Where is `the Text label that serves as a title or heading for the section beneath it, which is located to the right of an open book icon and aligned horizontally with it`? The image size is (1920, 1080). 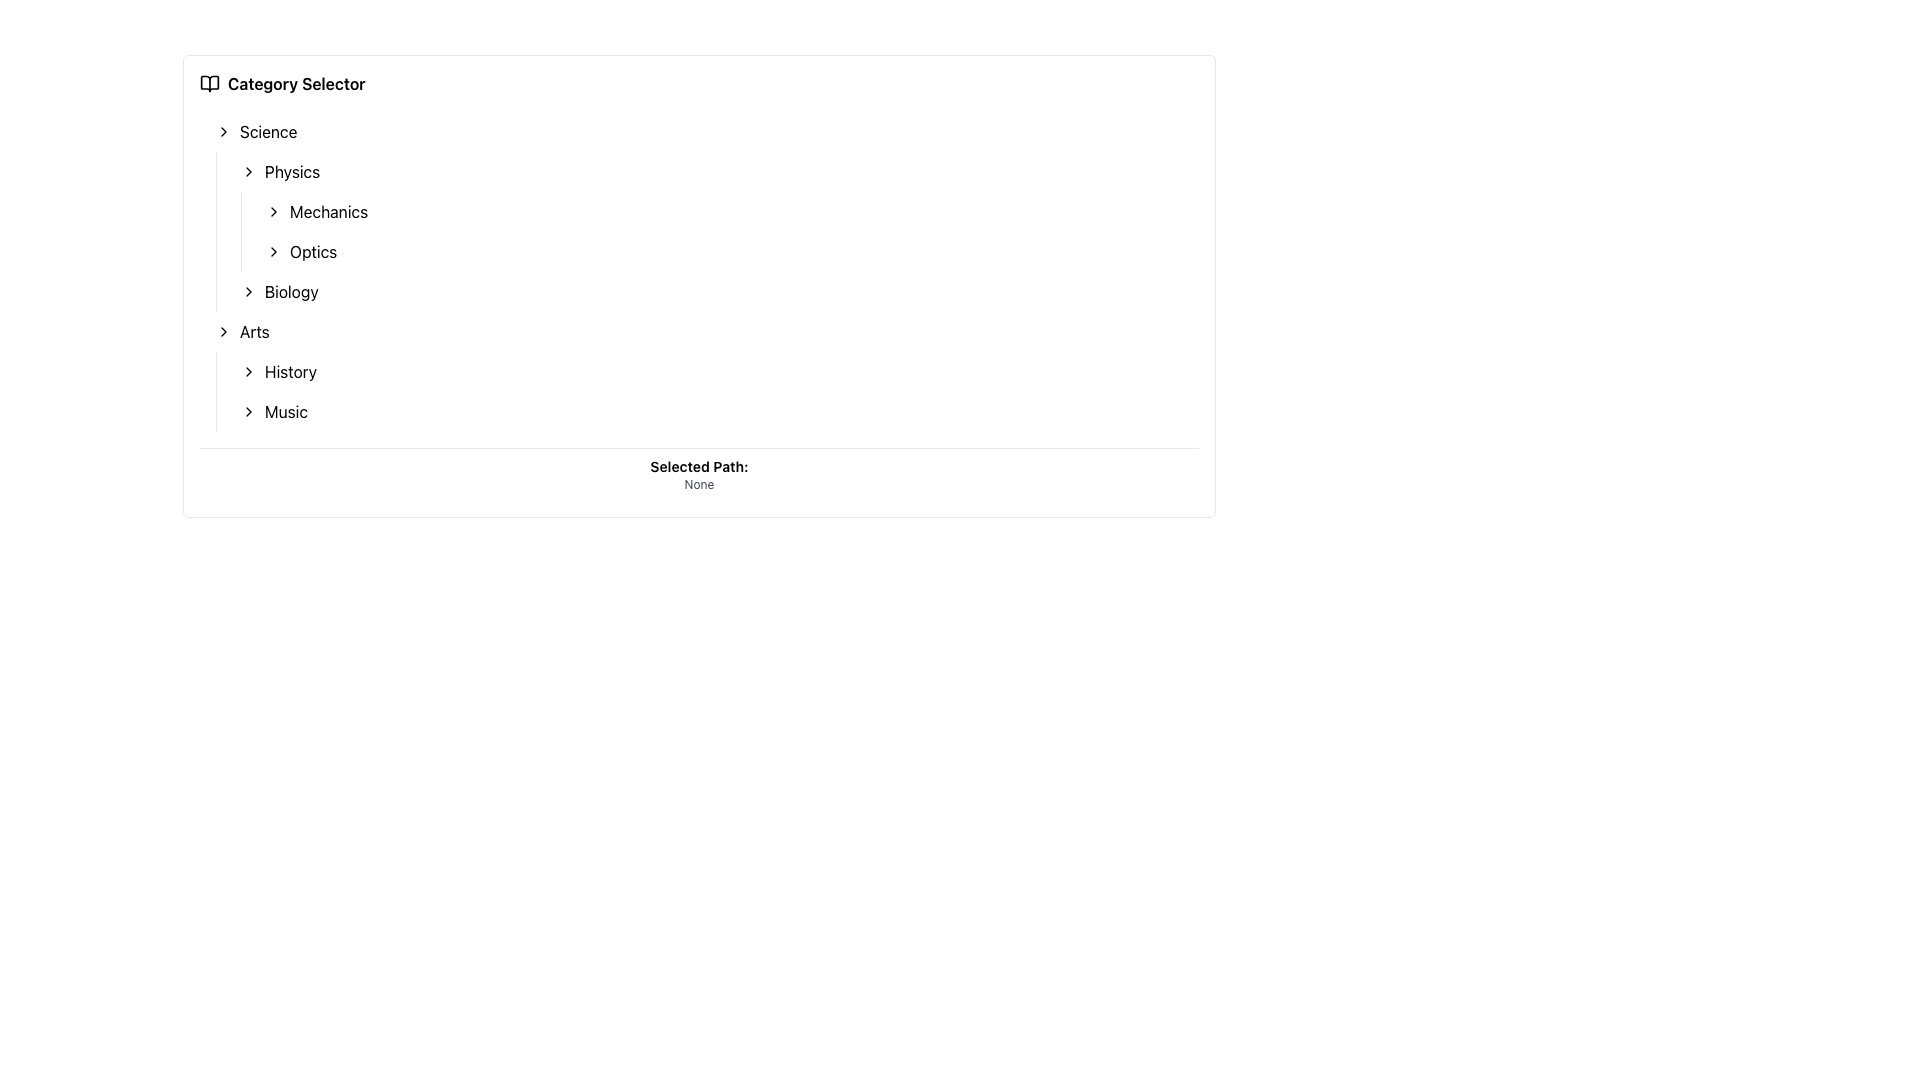
the Text label that serves as a title or heading for the section beneath it, which is located to the right of an open book icon and aligned horizontally with it is located at coordinates (295, 83).